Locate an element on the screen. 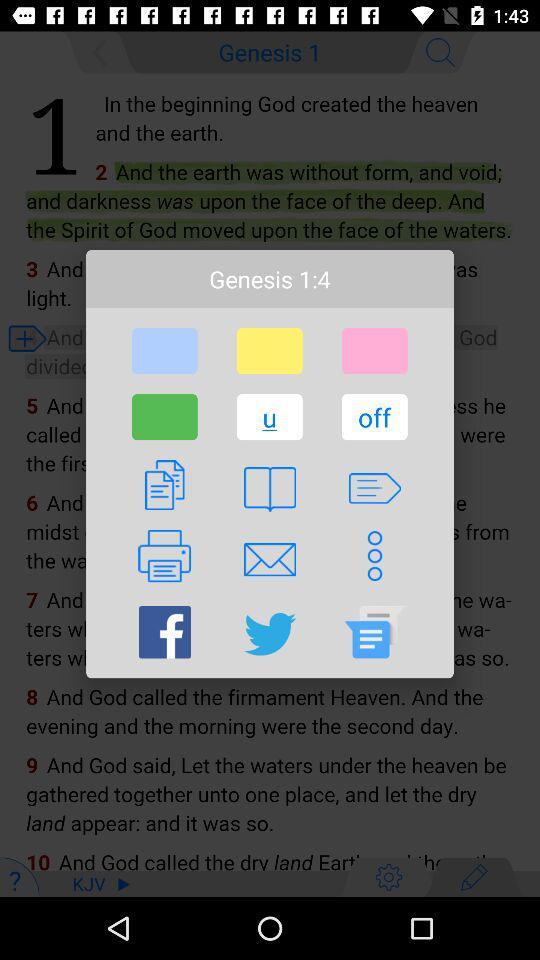 This screenshot has width=540, height=960. the off is located at coordinates (374, 416).